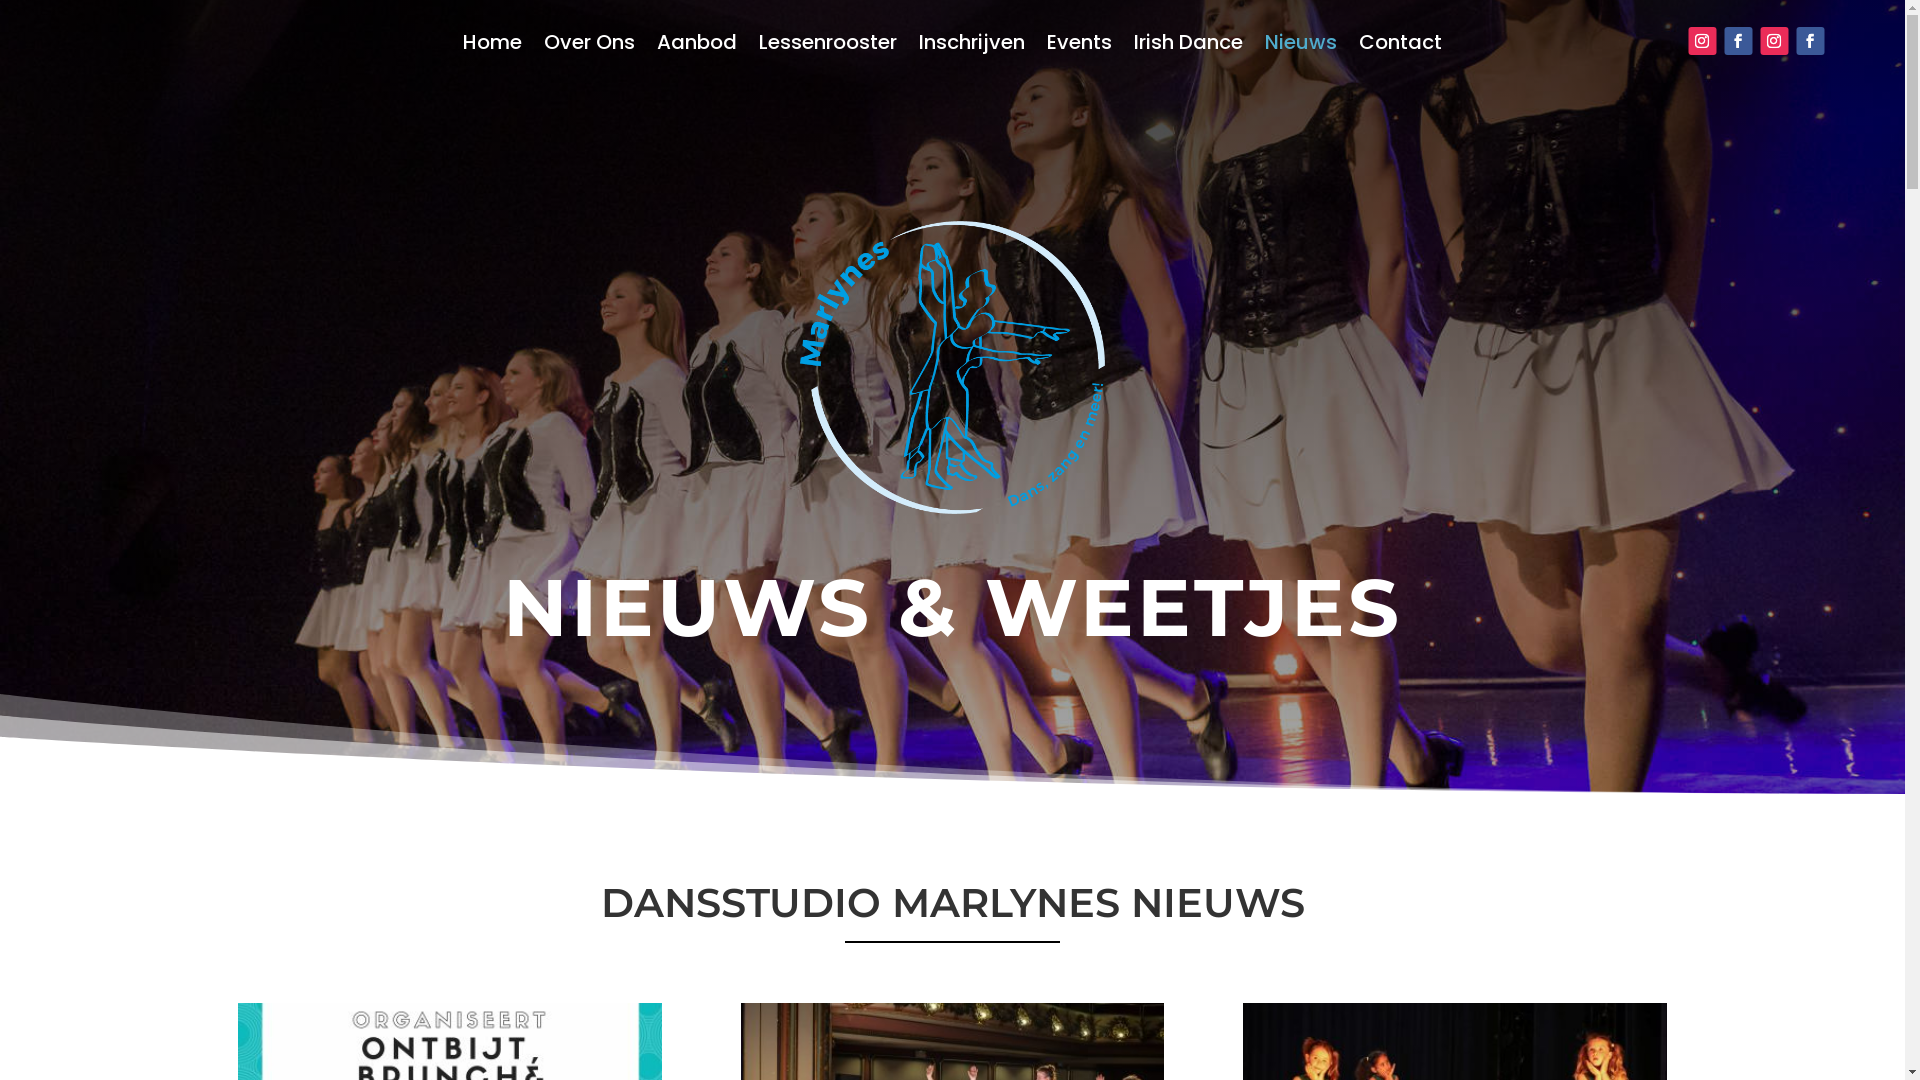  Describe the element at coordinates (828, 45) in the screenshot. I see `'Lessenrooster'` at that location.